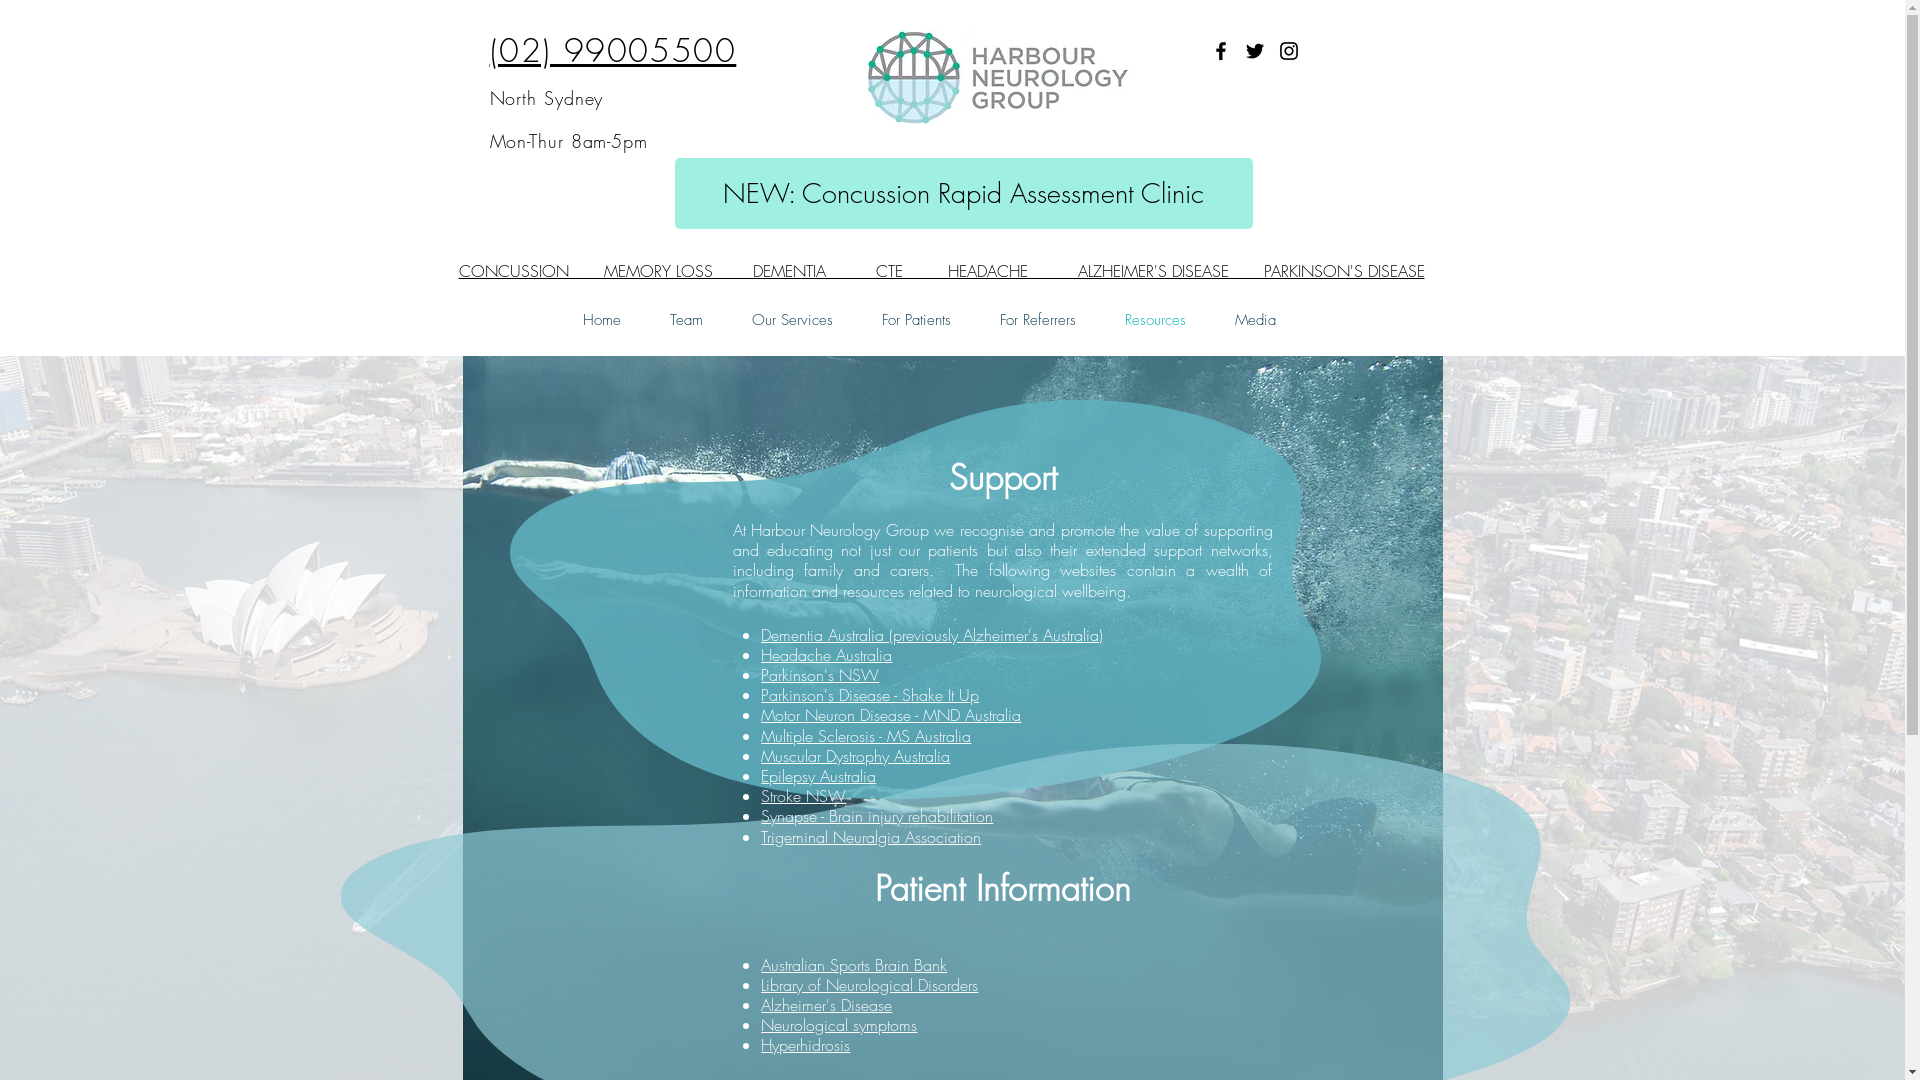 This screenshot has width=1920, height=1080. I want to click on 'Australian Sports Brain Bank', so click(854, 963).